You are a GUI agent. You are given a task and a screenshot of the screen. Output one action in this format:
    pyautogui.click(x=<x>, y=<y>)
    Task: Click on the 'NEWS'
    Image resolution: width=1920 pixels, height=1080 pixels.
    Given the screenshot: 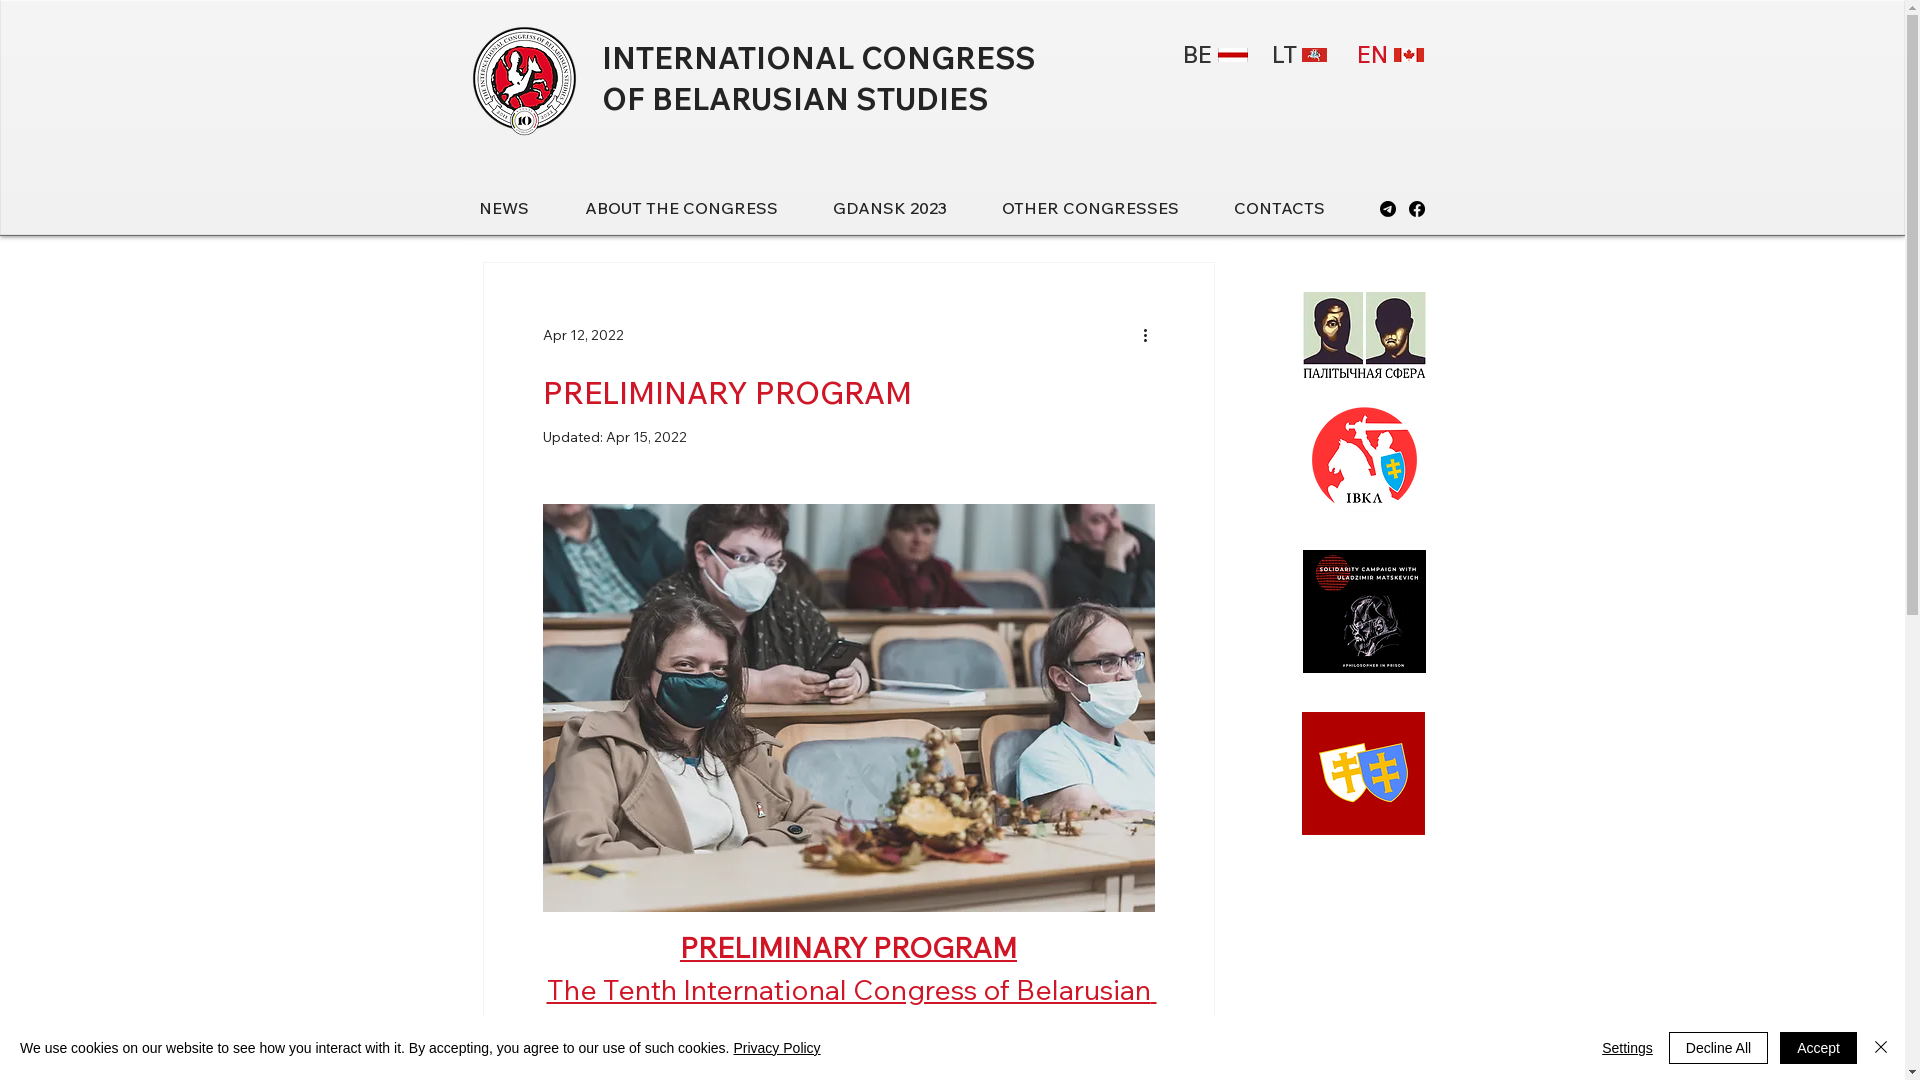 What is the action you would take?
    pyautogui.click(x=521, y=208)
    